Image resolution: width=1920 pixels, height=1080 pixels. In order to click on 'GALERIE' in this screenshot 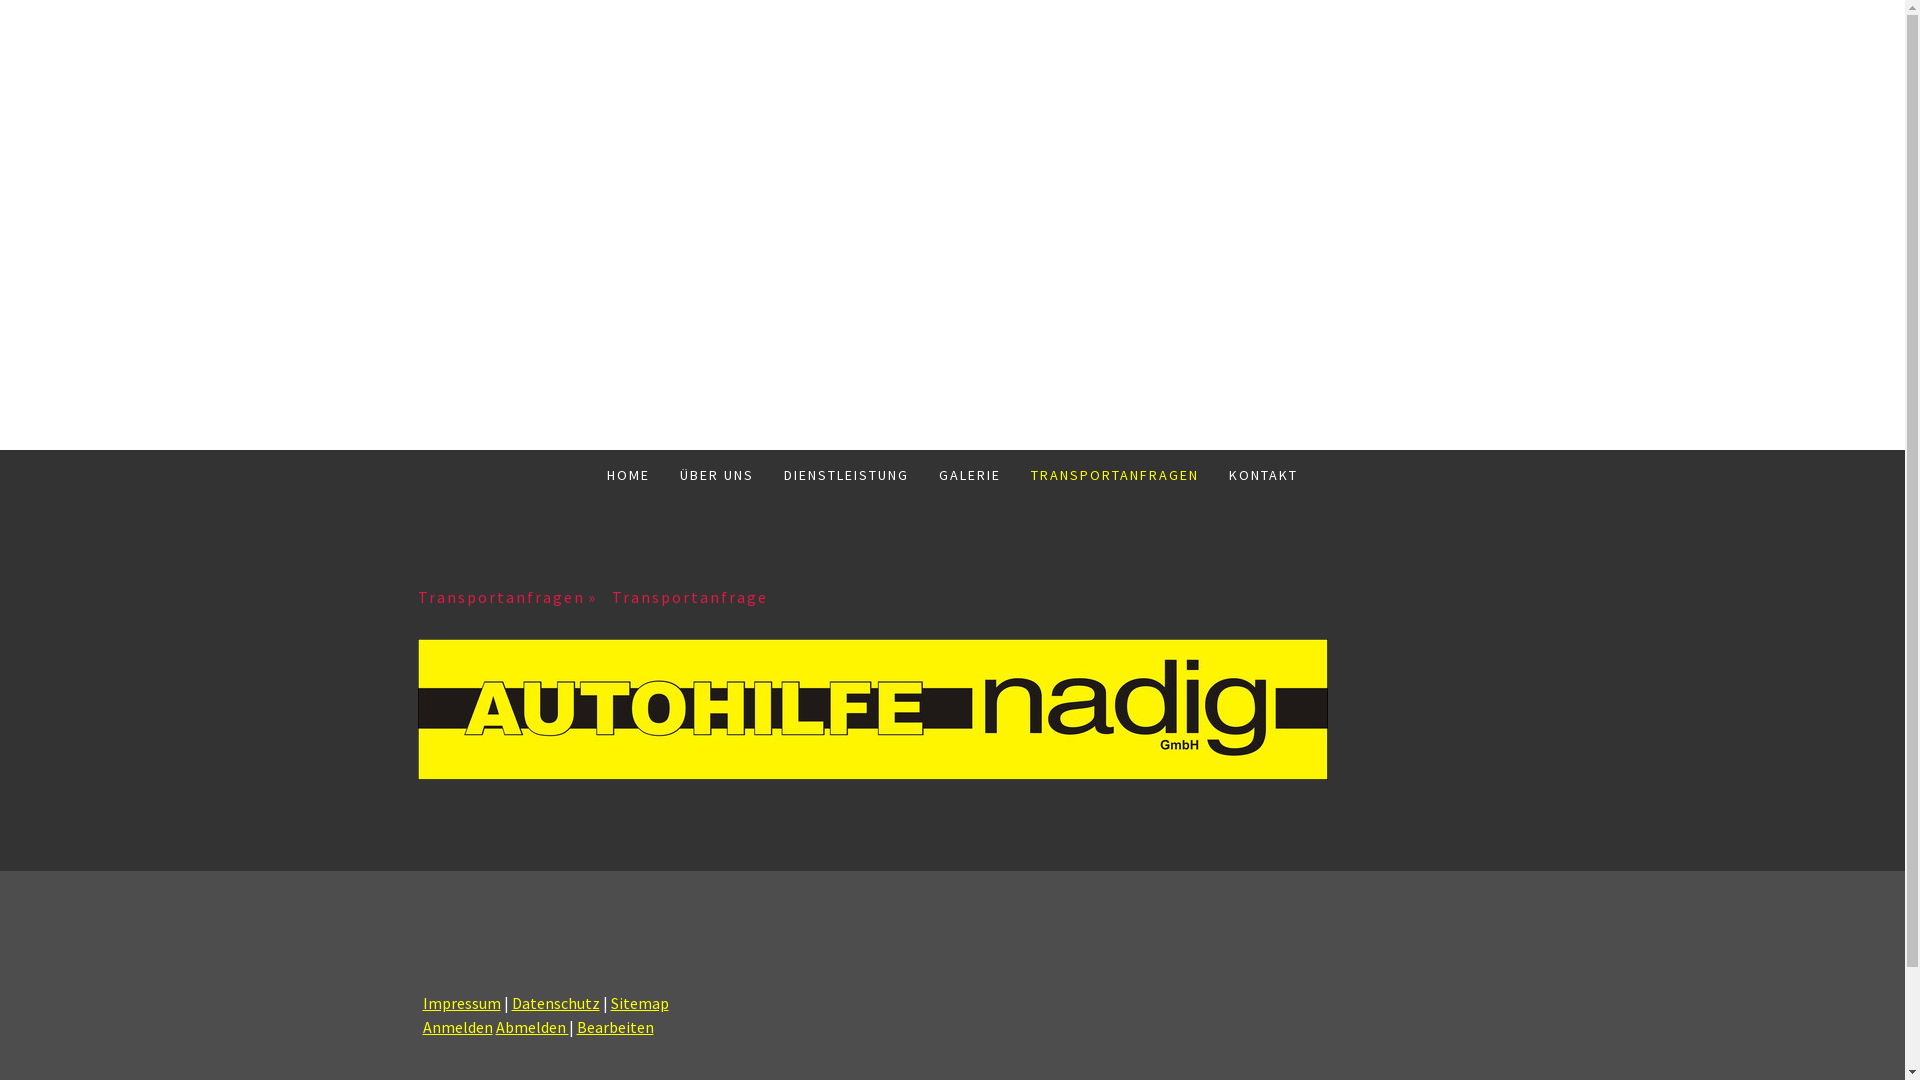, I will do `click(923, 474)`.